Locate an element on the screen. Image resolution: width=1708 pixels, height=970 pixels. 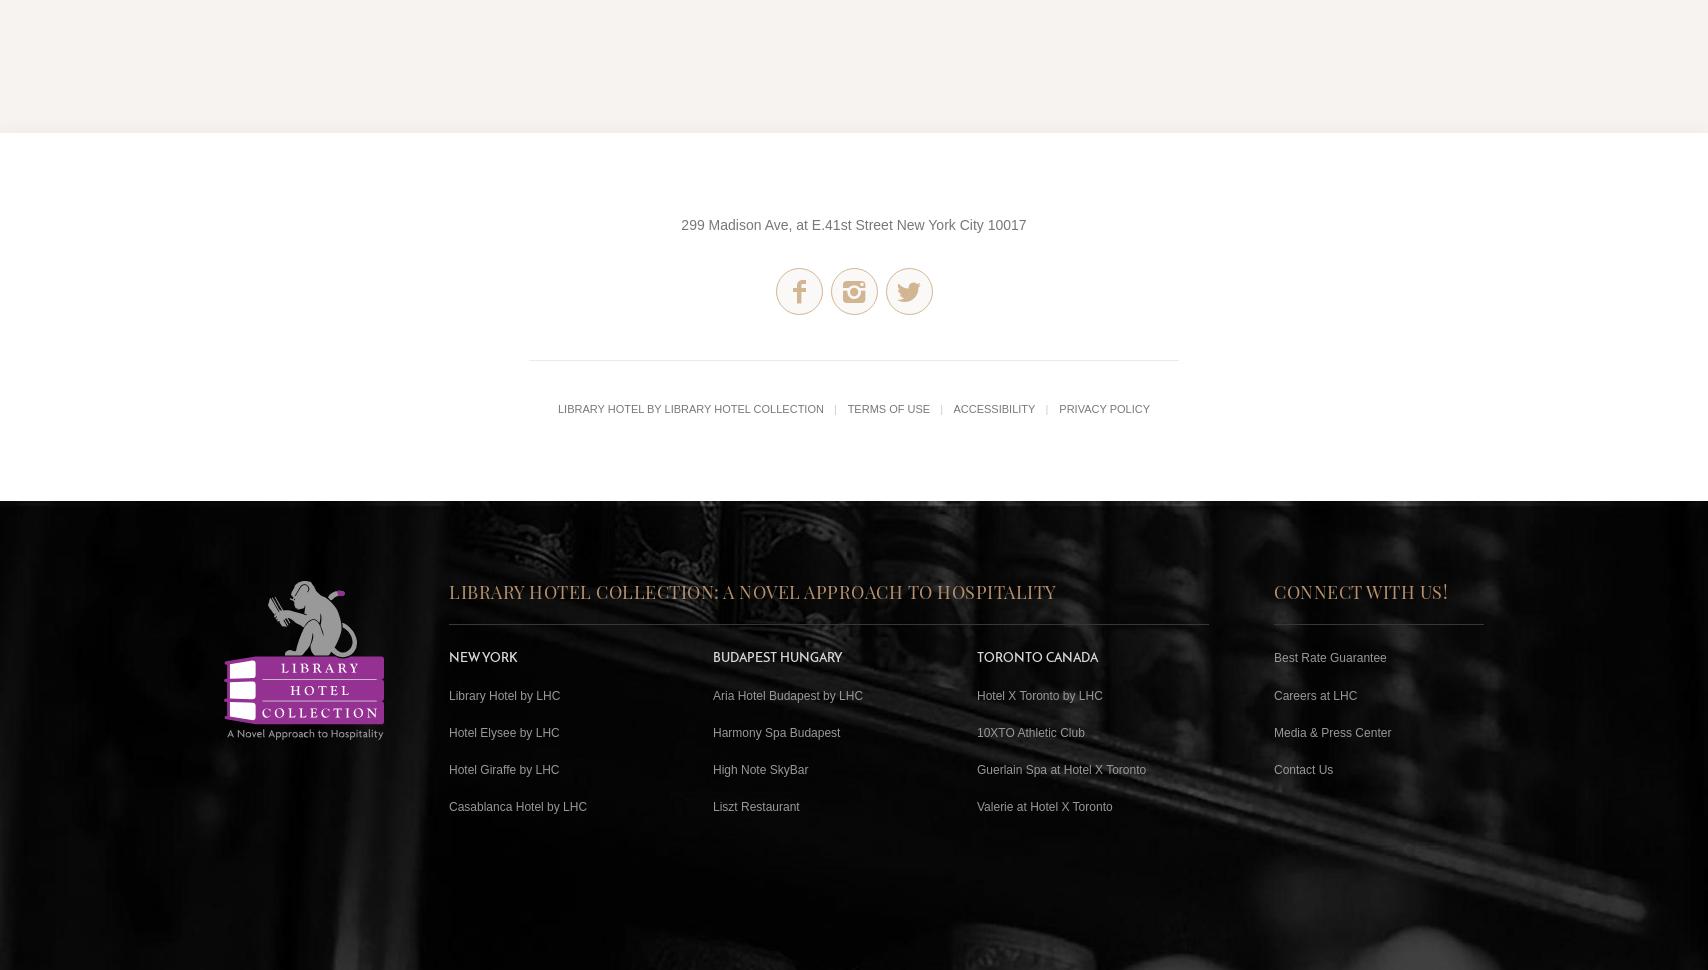
'Guerlain Spa at Hotel X Toronto' is located at coordinates (1061, 768).